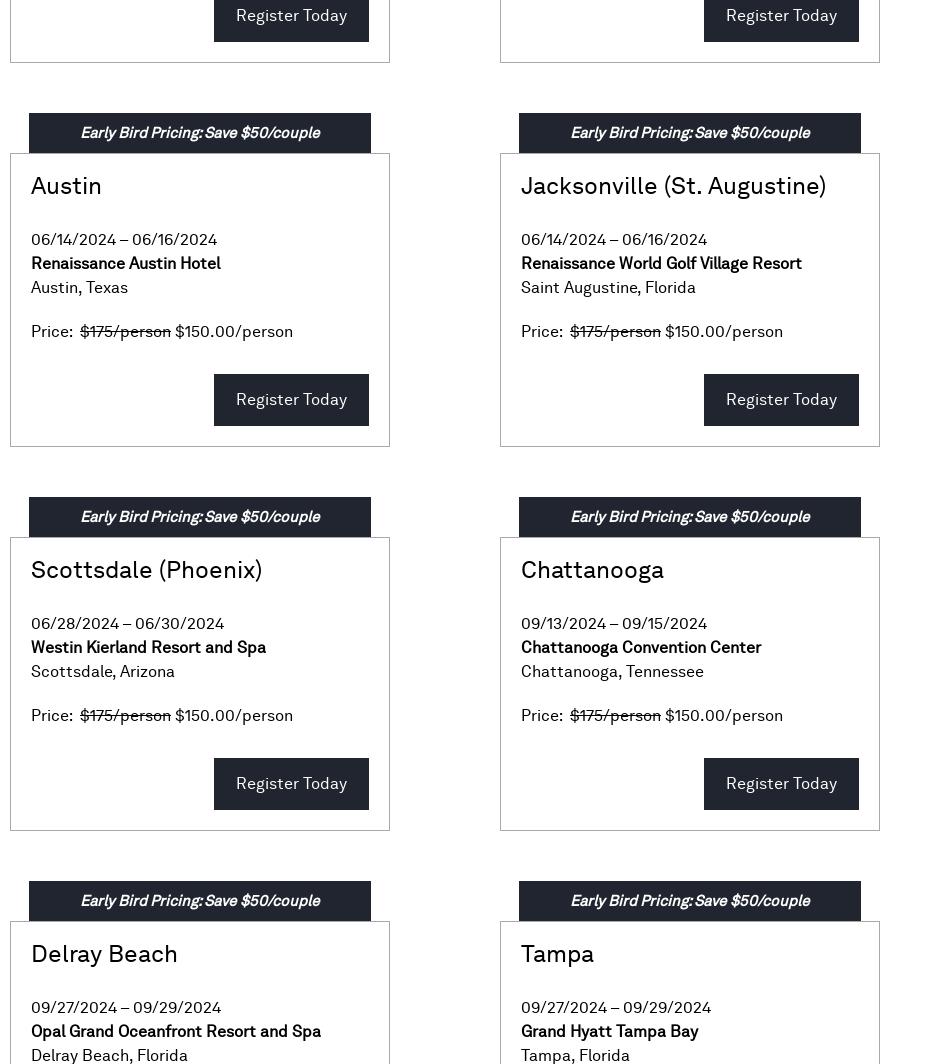 The image size is (950, 1064). I want to click on 'Renaissance Austin Hotel', so click(30, 263).